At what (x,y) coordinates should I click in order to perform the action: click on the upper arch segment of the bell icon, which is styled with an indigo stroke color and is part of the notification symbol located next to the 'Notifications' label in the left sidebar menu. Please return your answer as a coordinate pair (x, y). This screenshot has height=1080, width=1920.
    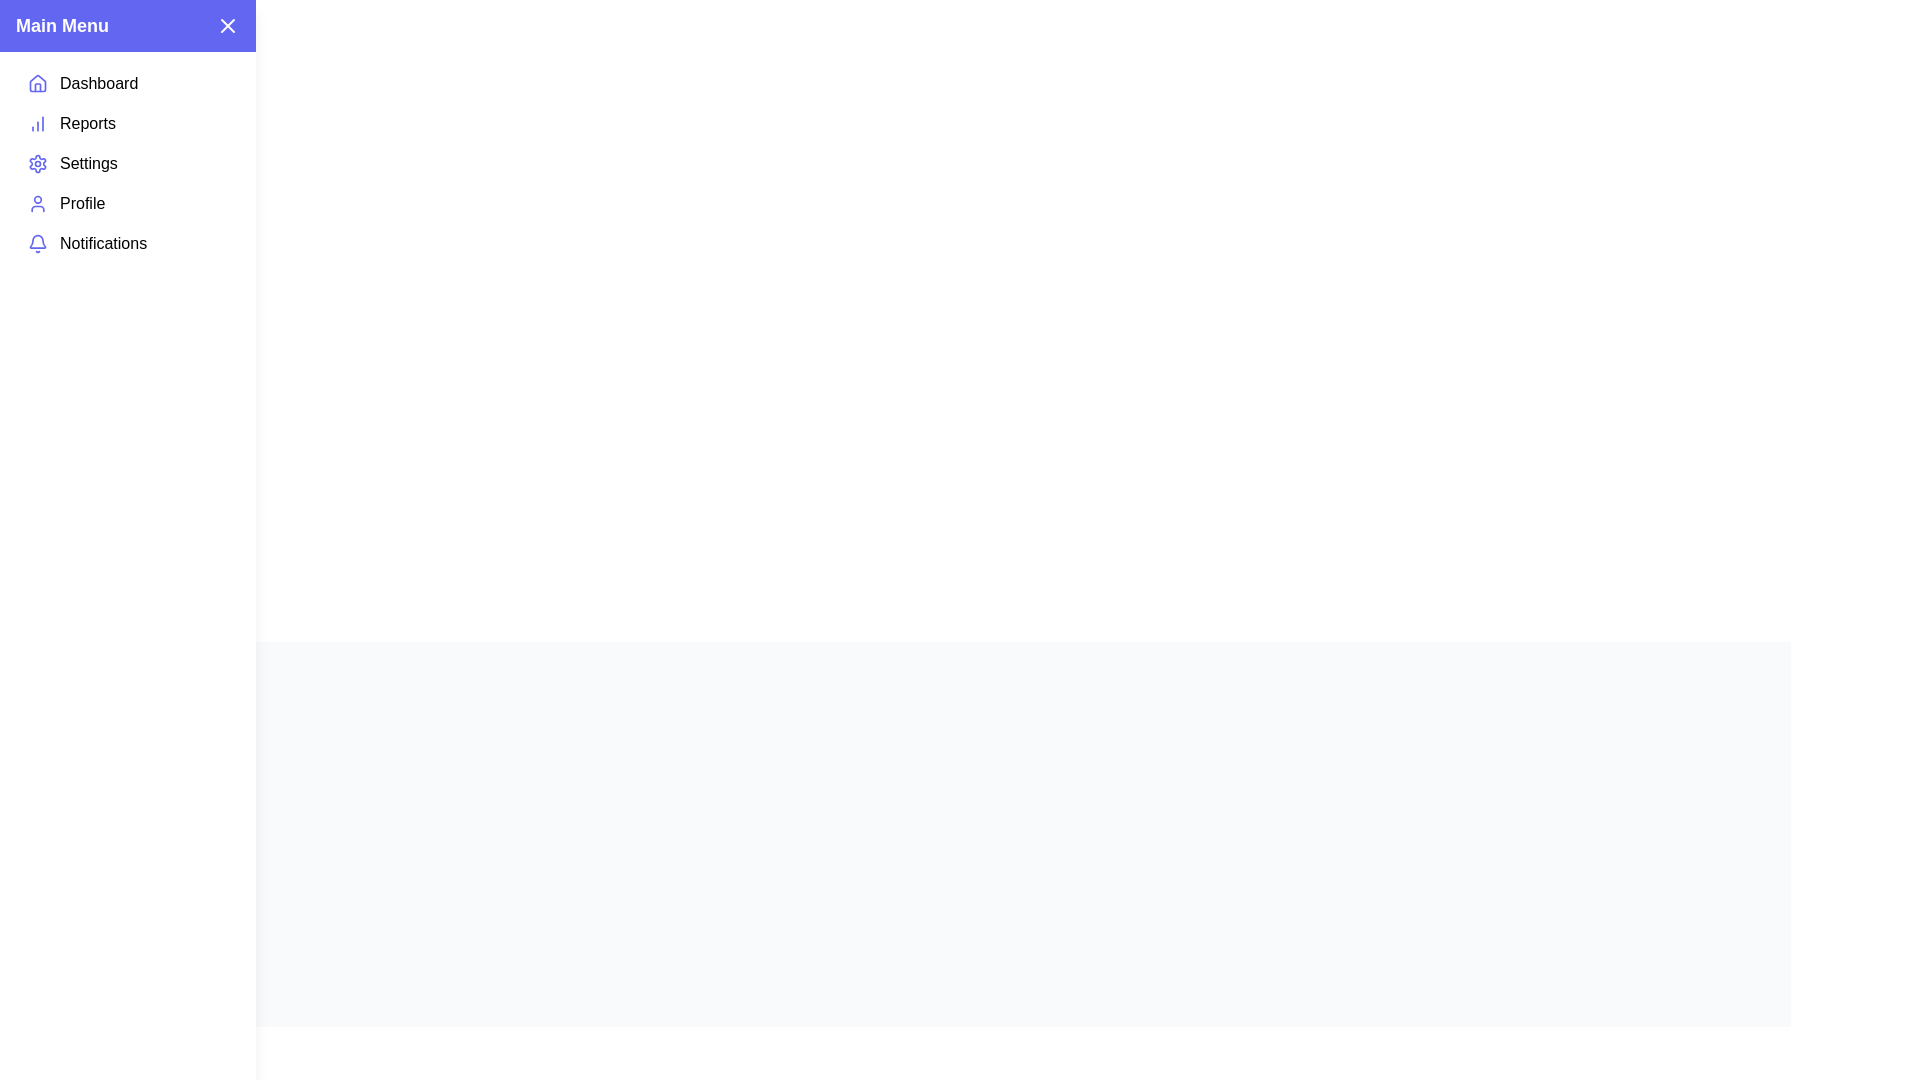
    Looking at the image, I should click on (38, 240).